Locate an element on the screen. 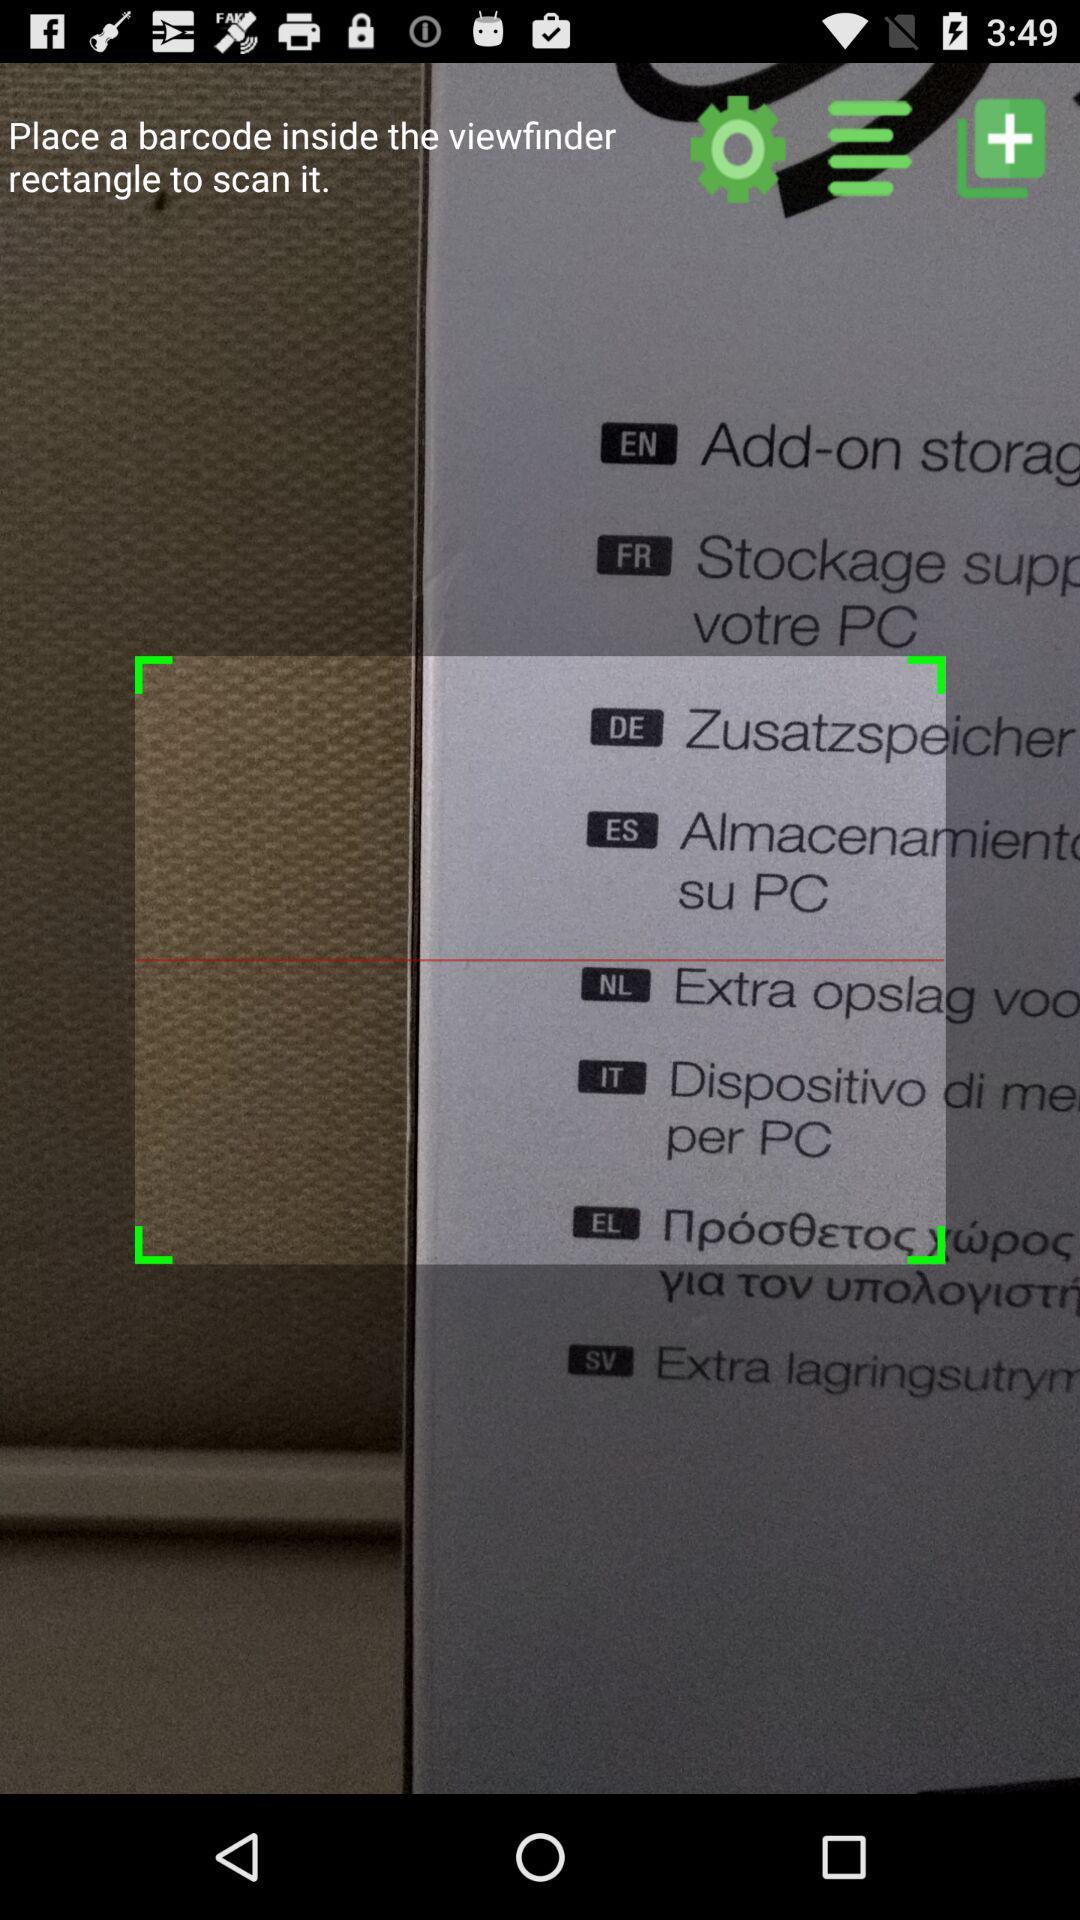  list view is located at coordinates (869, 147).